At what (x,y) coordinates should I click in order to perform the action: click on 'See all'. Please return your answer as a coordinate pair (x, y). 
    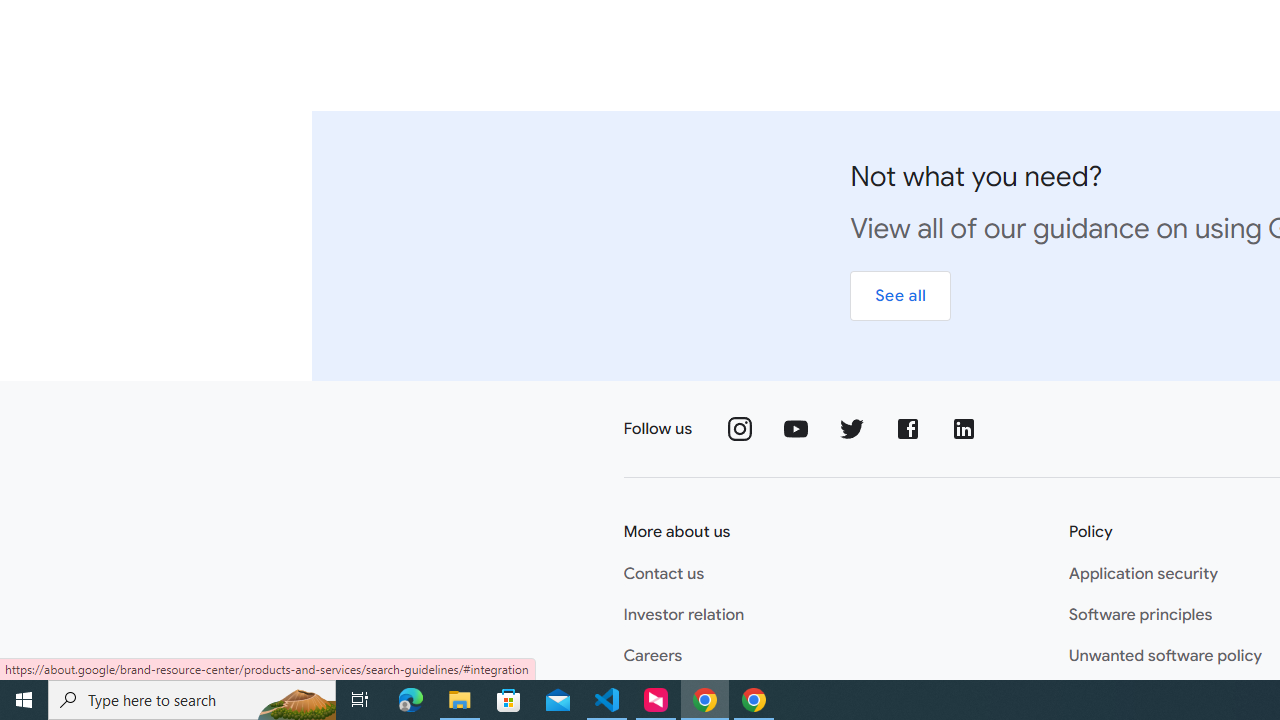
    Looking at the image, I should click on (900, 296).